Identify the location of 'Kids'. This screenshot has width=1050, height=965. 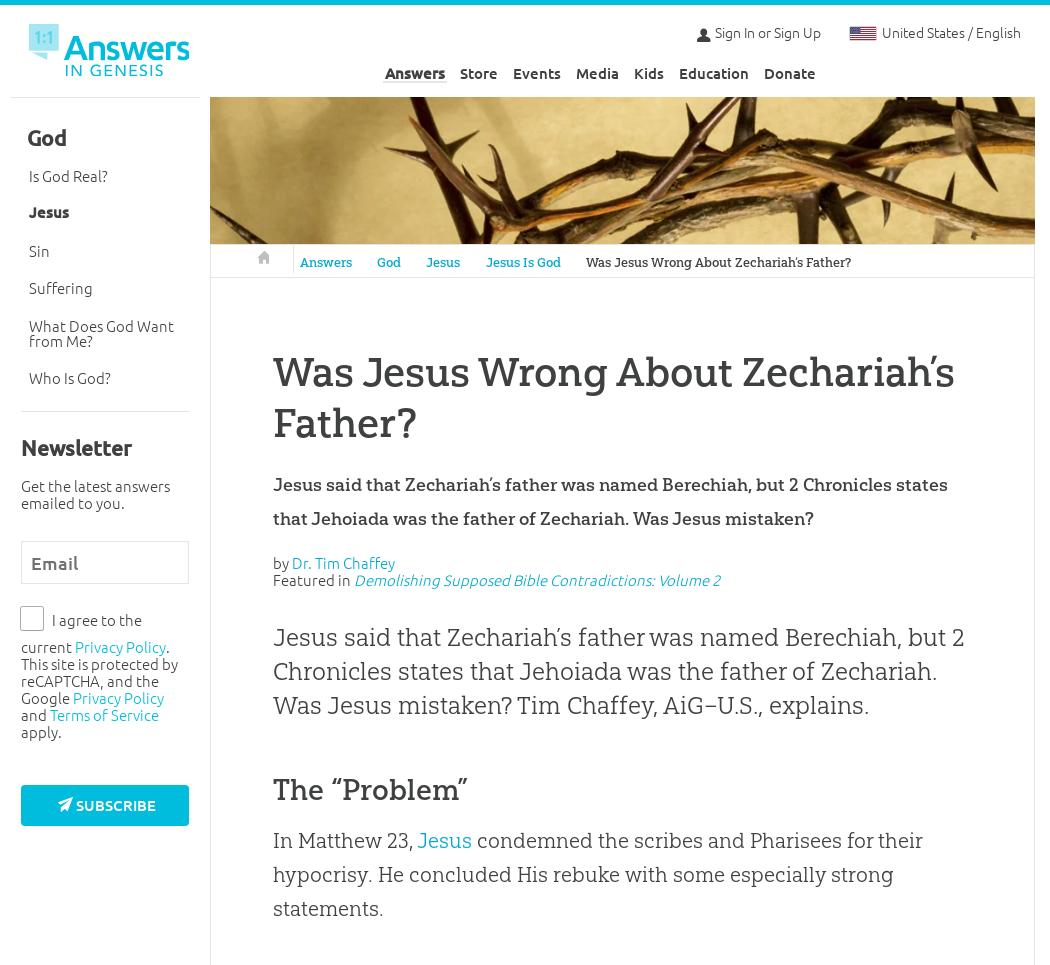
(648, 72).